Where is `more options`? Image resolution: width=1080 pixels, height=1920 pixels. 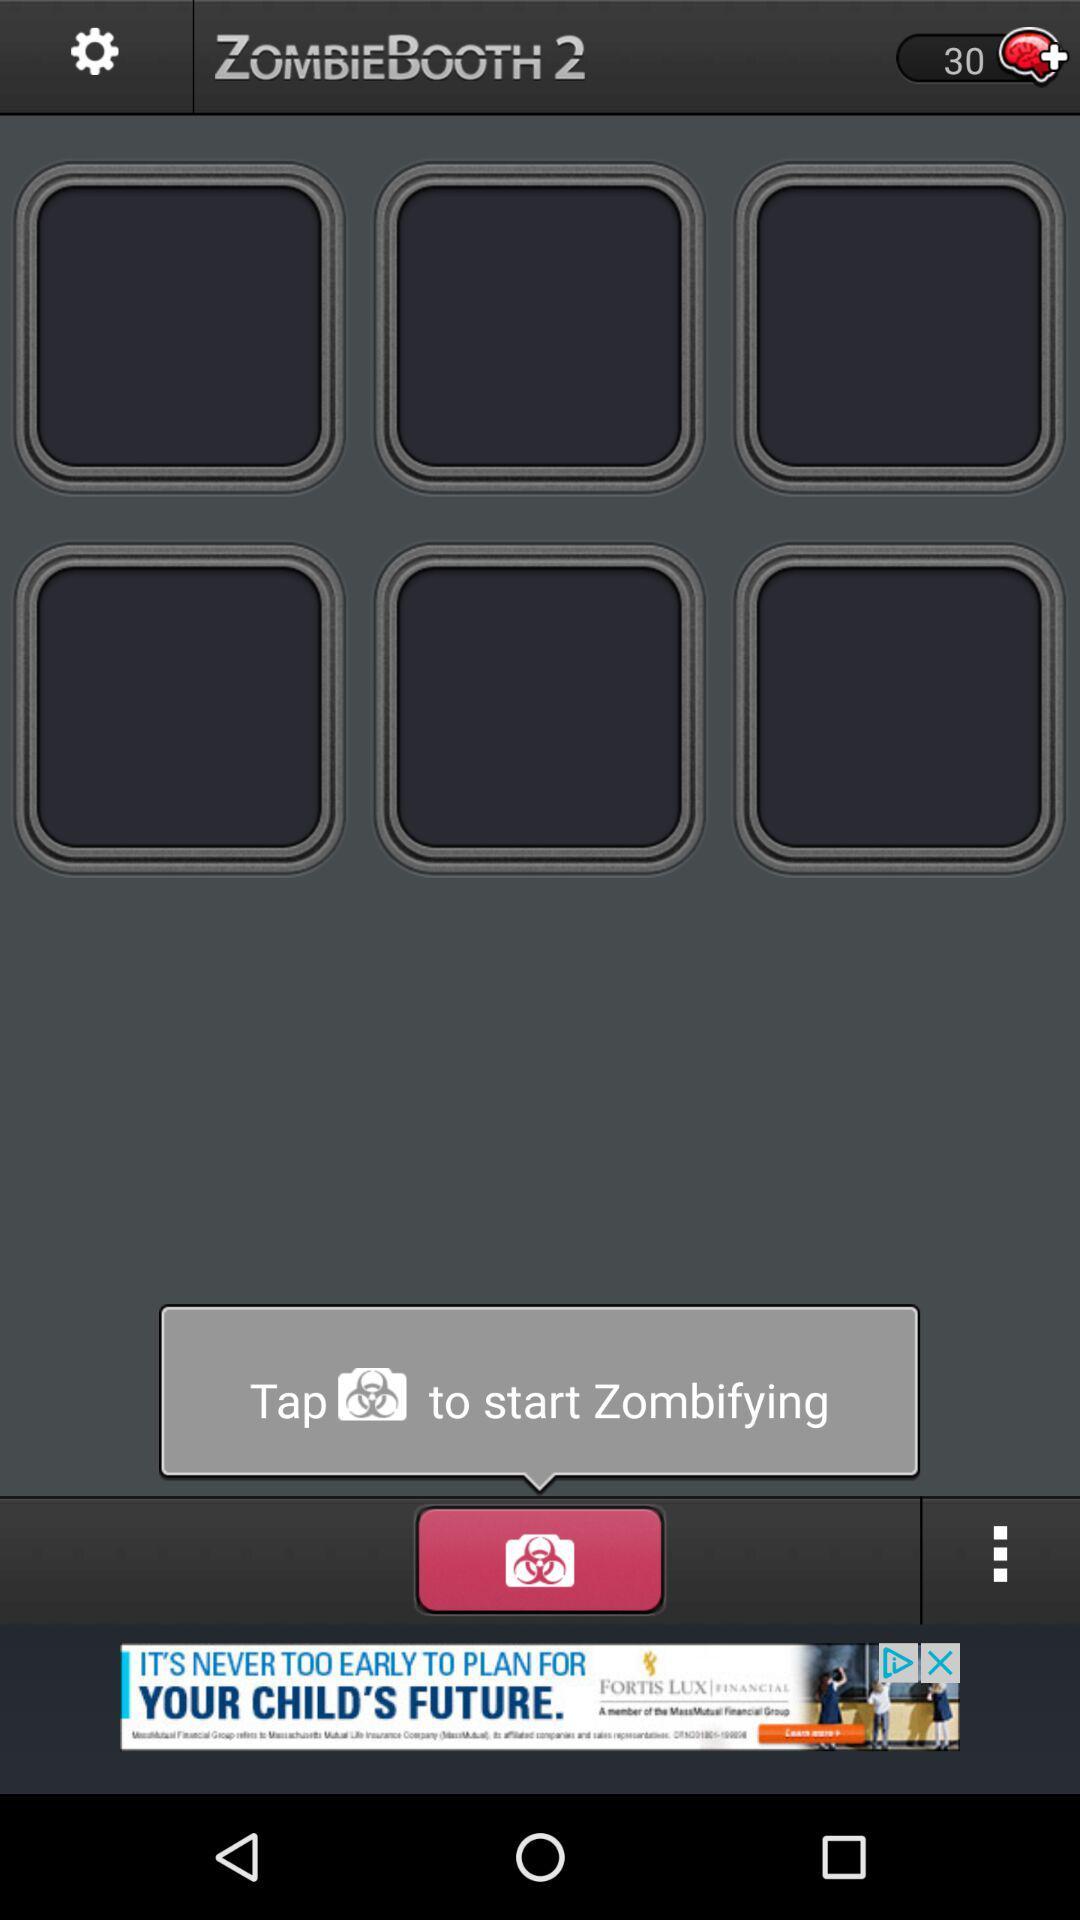
more options is located at coordinates (1001, 1559).